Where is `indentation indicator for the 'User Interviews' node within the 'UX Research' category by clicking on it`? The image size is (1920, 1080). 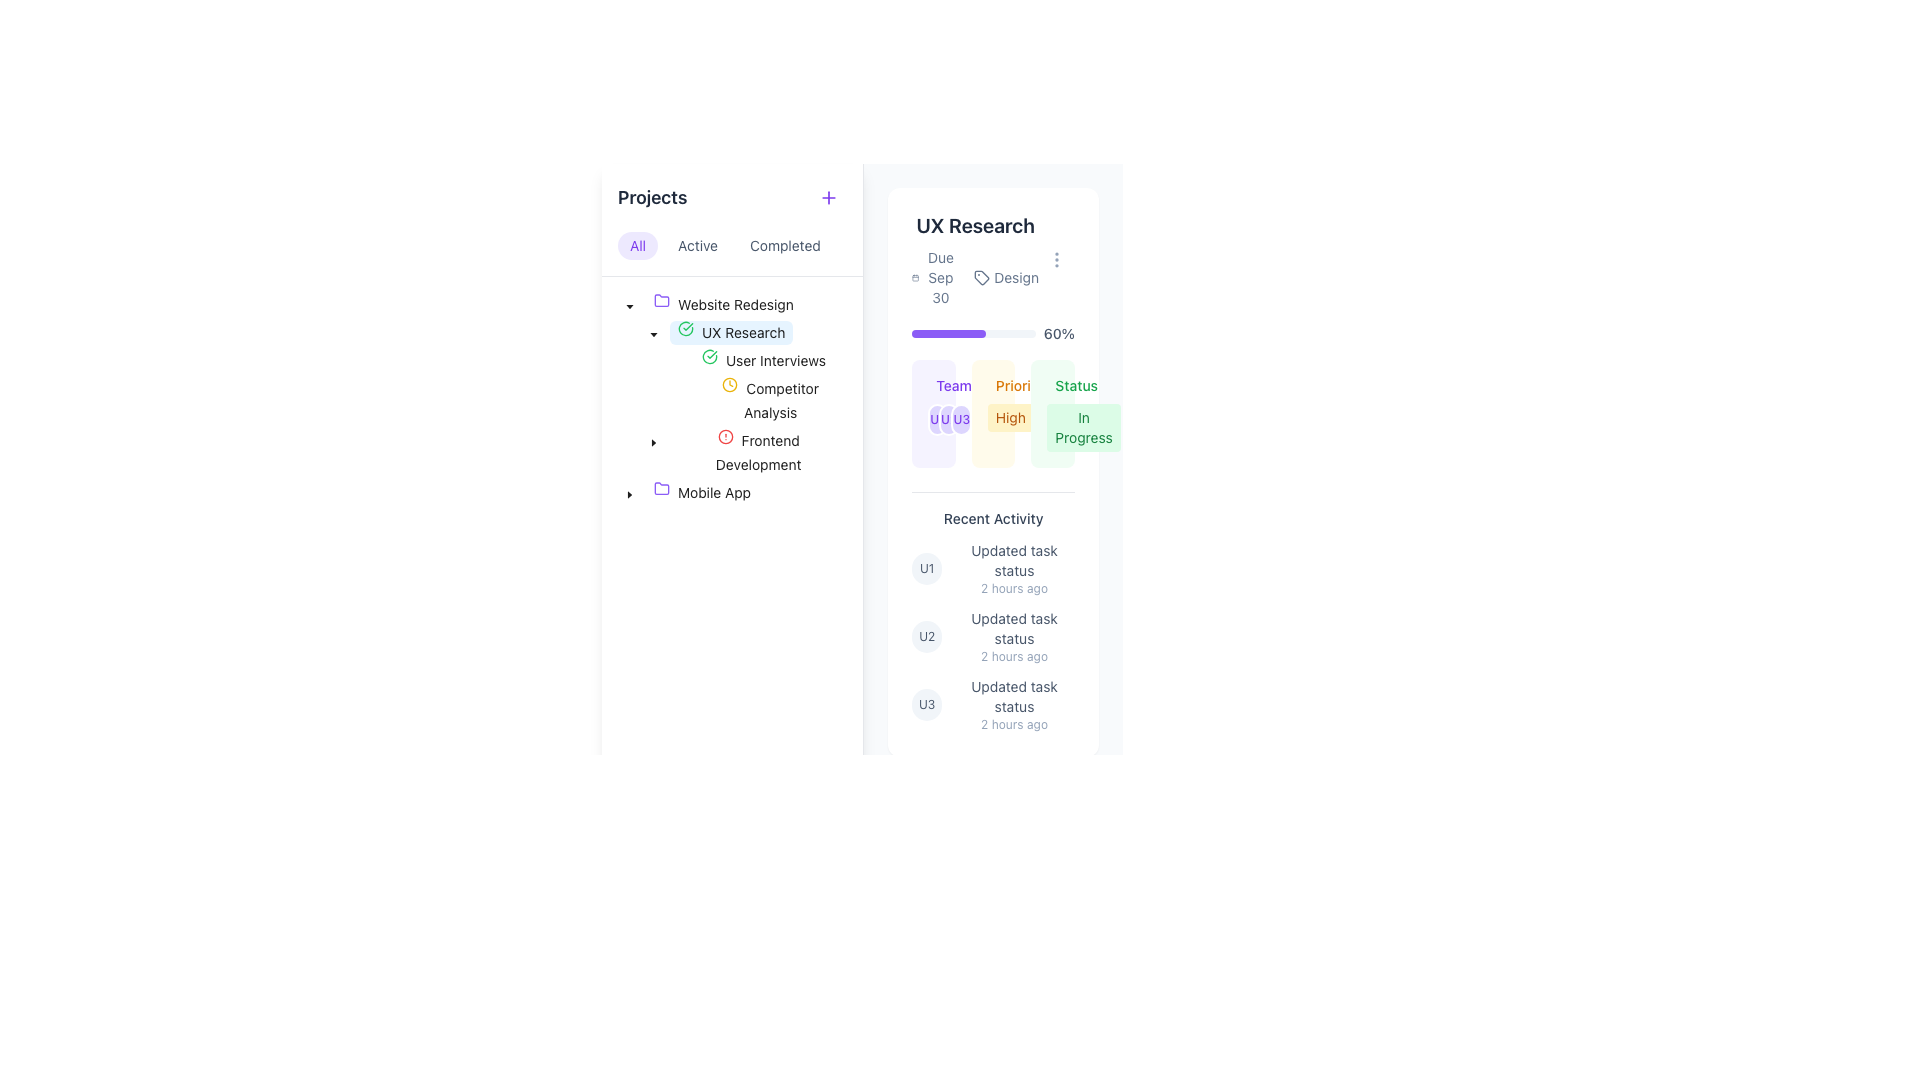 indentation indicator for the 'User Interviews' node within the 'UX Research' category by clicking on it is located at coordinates (642, 361).